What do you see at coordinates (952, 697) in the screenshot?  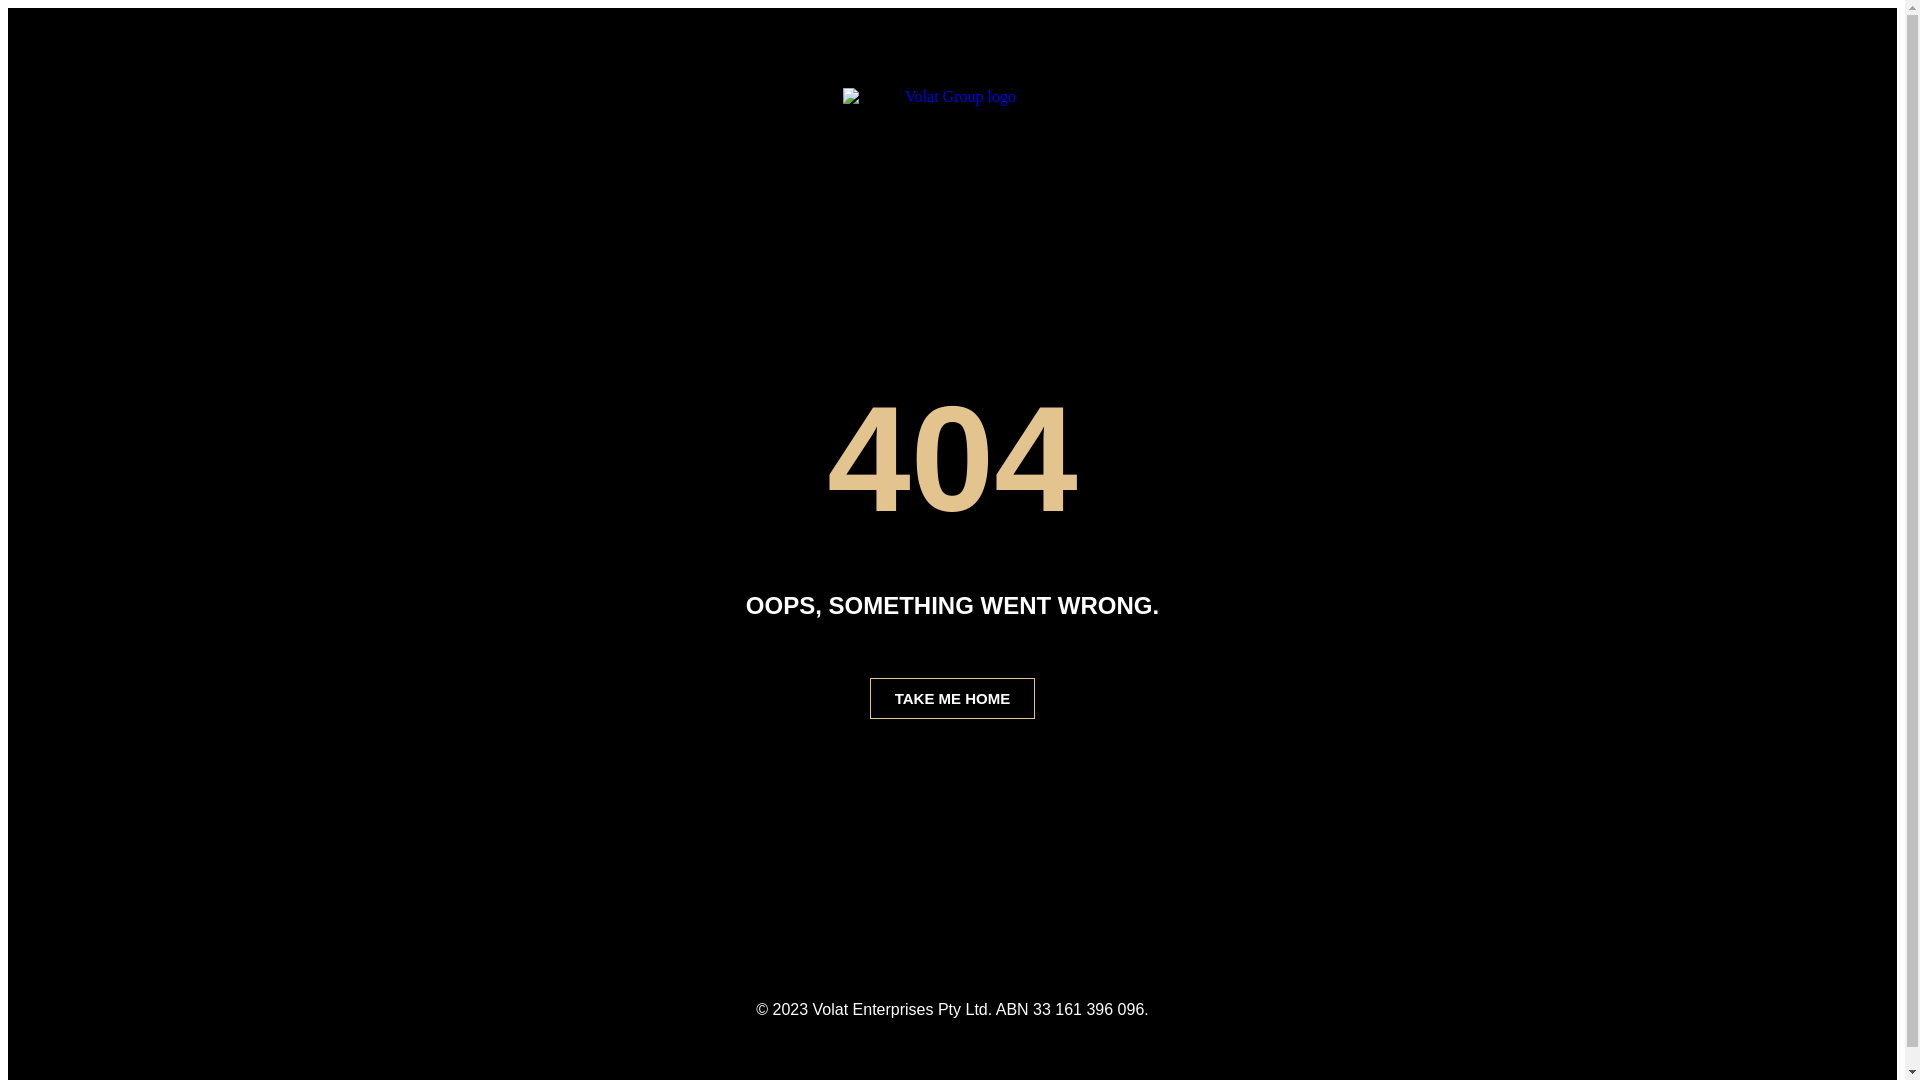 I see `'TAKE ME HOME'` at bounding box center [952, 697].